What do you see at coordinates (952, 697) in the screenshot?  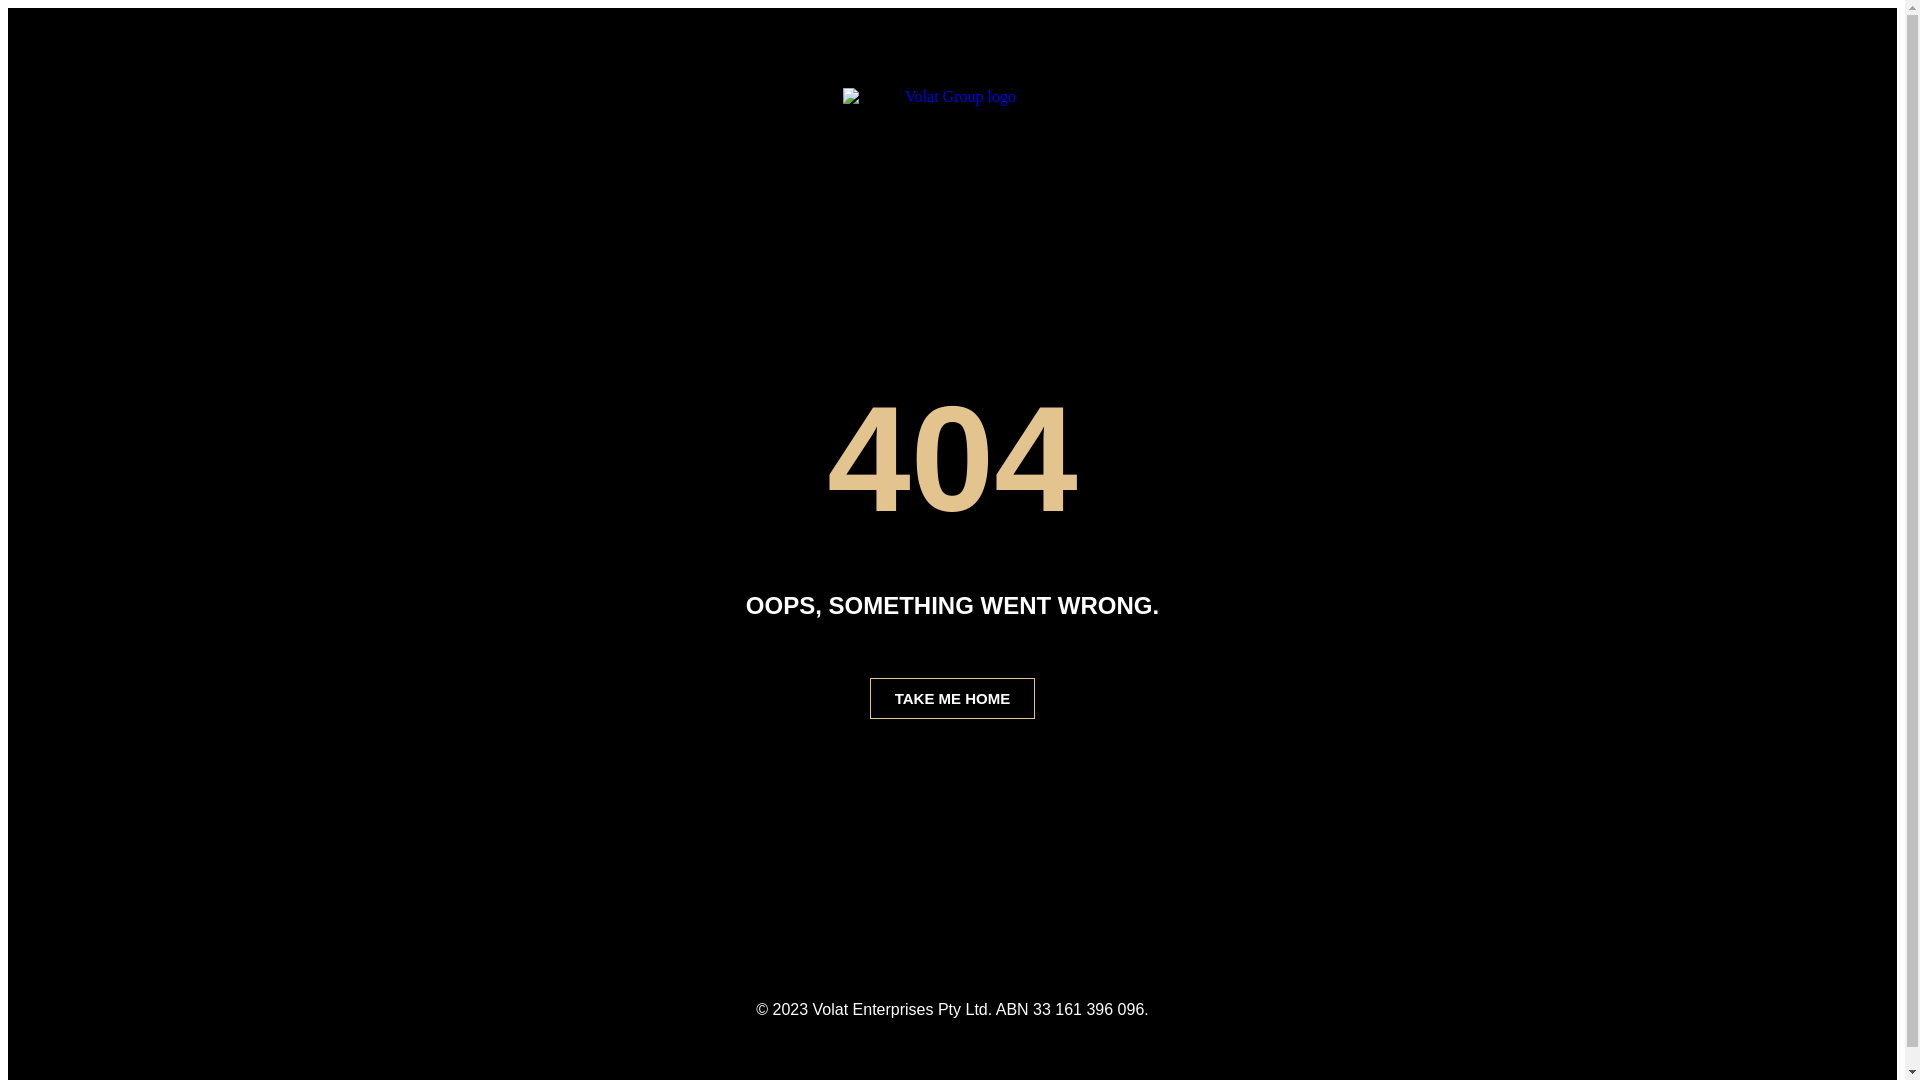 I see `'TAKE ME HOME'` at bounding box center [952, 697].